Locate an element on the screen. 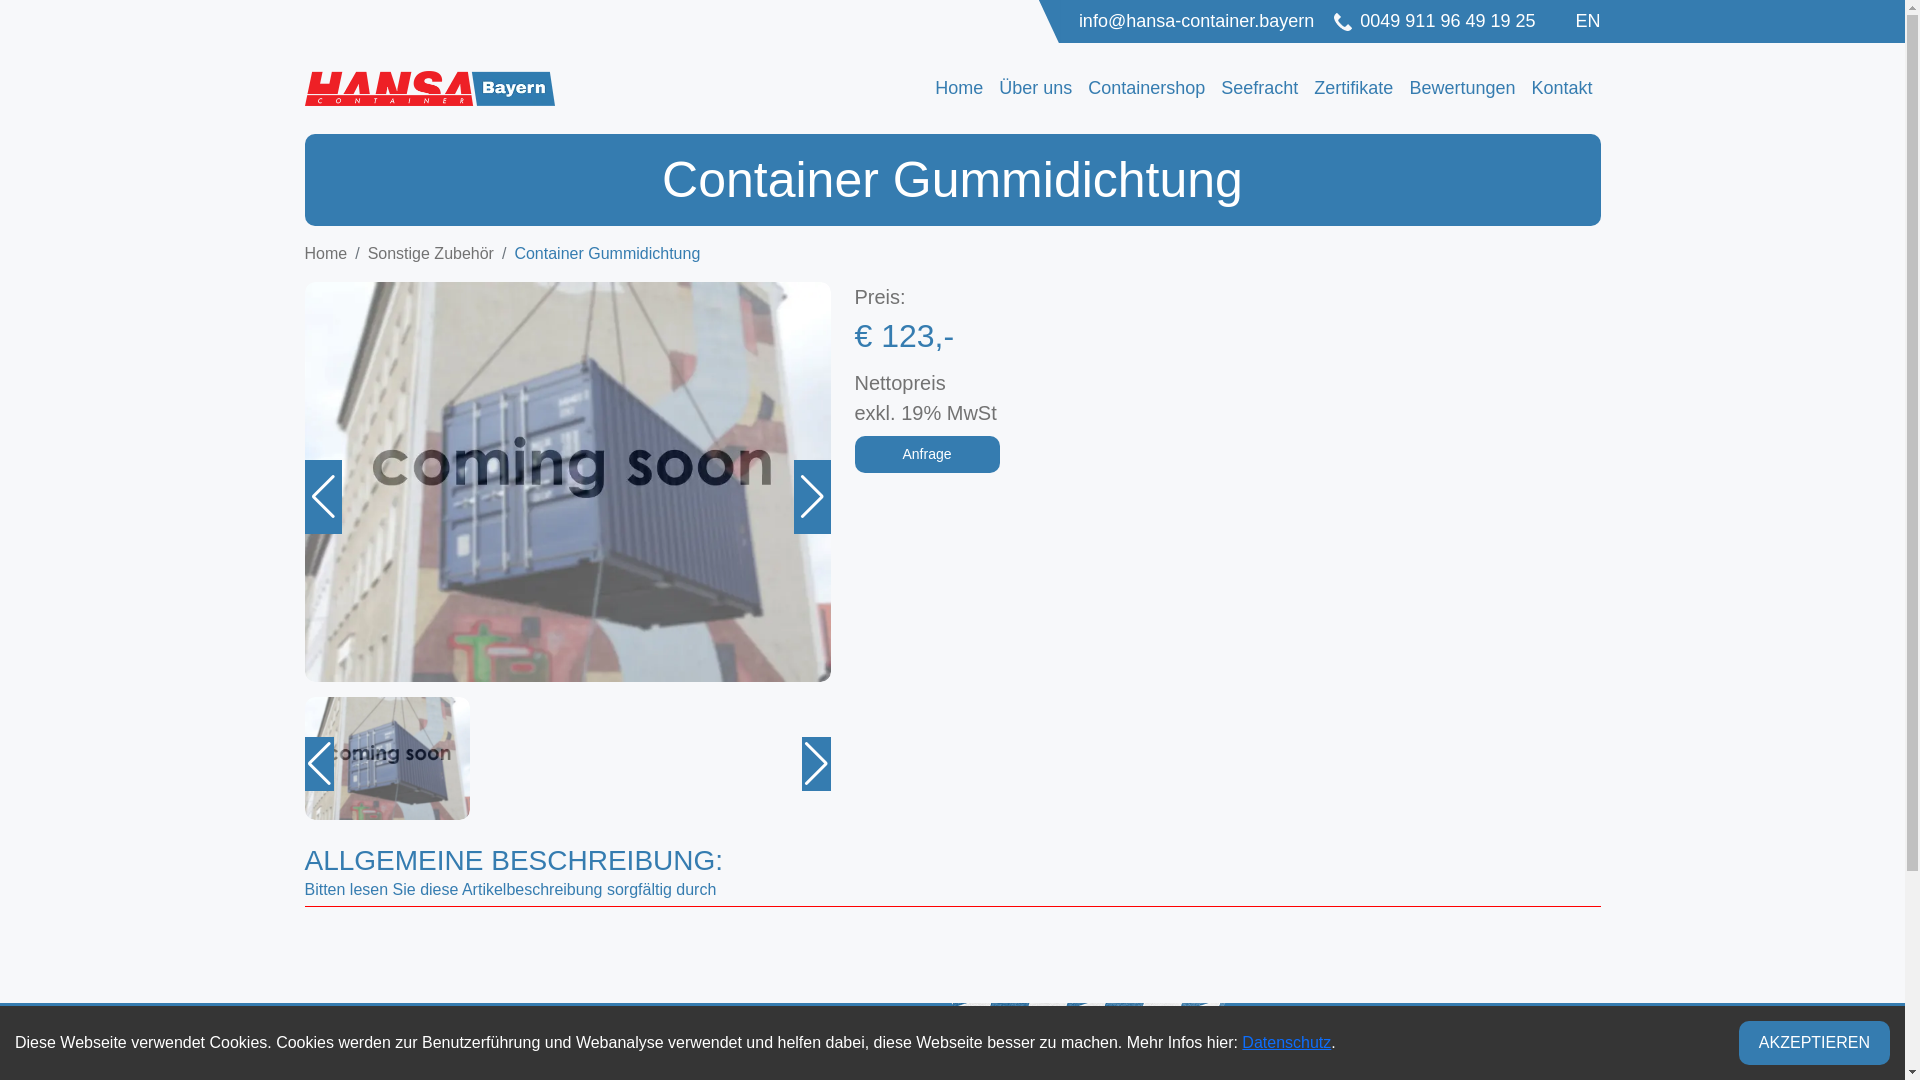 This screenshot has height=1080, width=1920. 'EN' is located at coordinates (1586, 20).